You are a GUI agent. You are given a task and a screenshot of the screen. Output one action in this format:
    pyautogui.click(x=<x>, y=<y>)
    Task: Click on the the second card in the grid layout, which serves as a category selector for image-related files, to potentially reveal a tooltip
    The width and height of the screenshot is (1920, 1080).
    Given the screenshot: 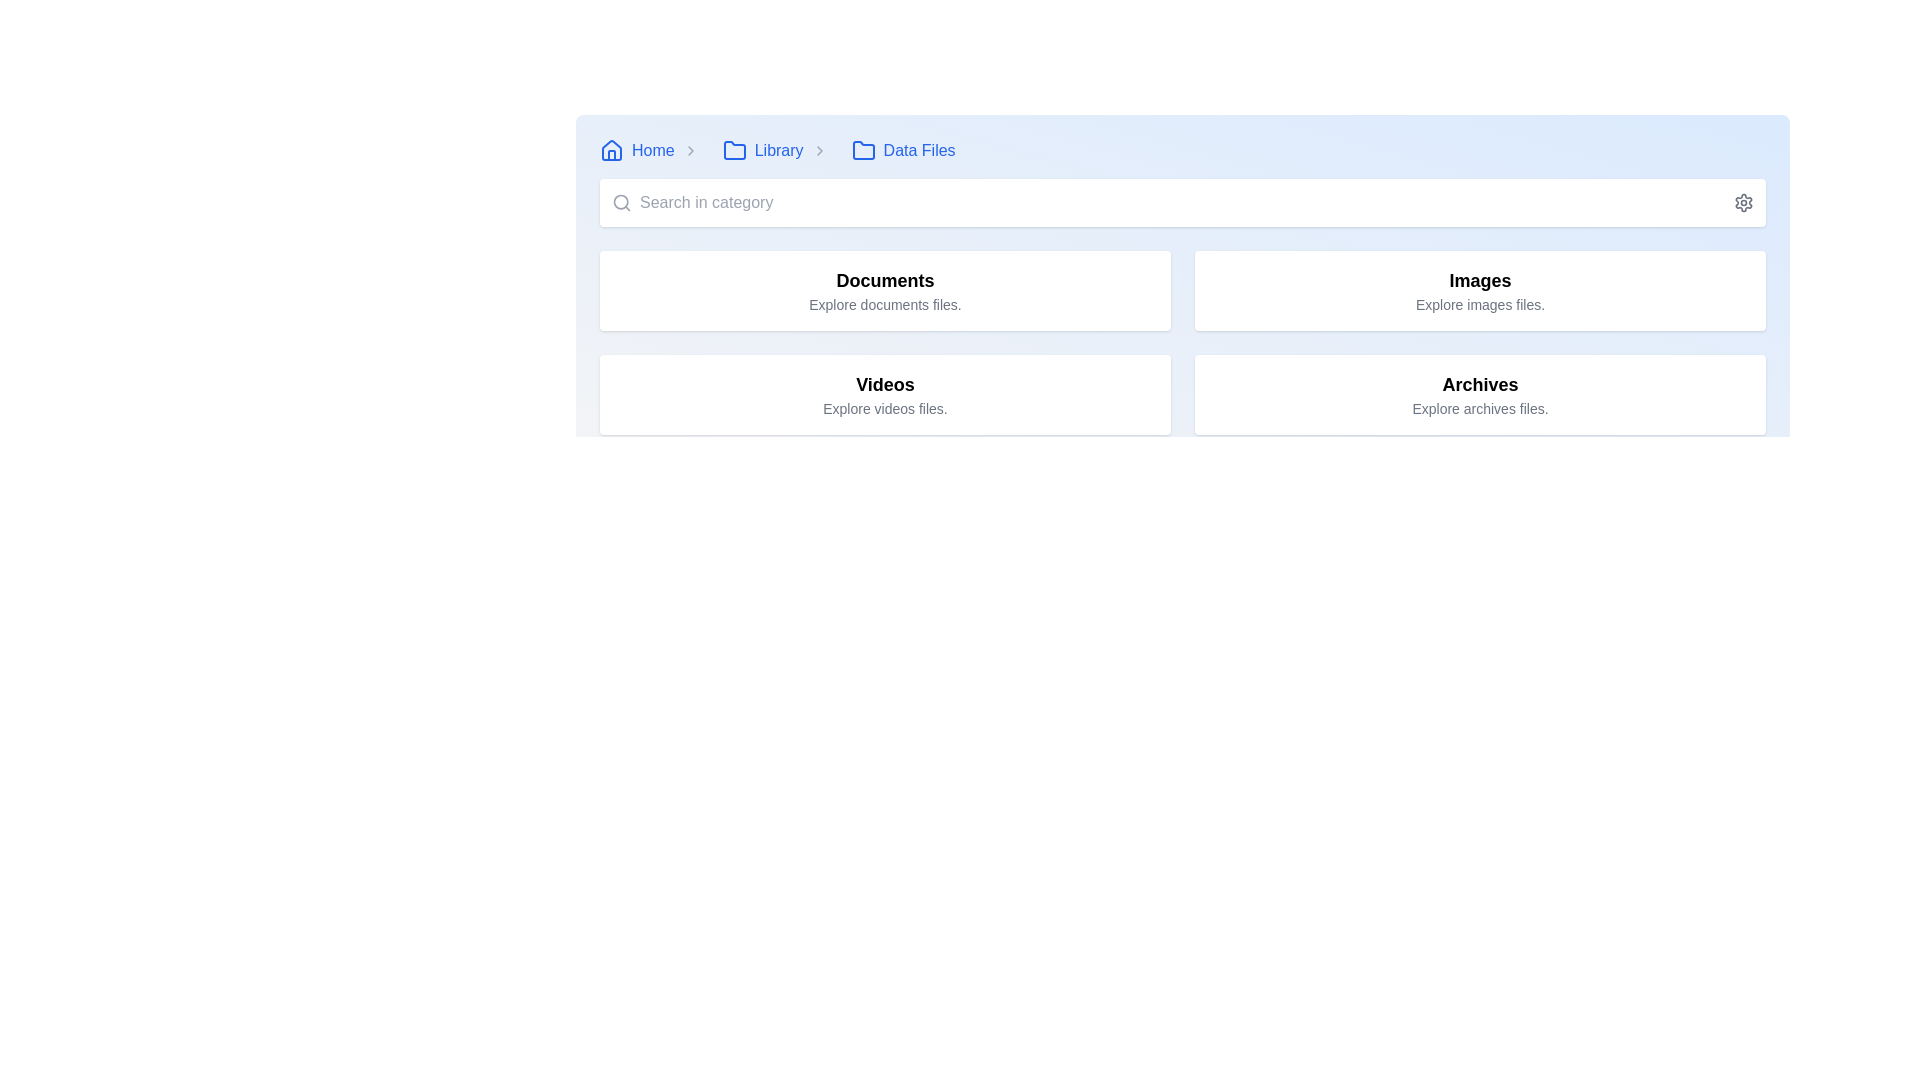 What is the action you would take?
    pyautogui.click(x=1480, y=290)
    